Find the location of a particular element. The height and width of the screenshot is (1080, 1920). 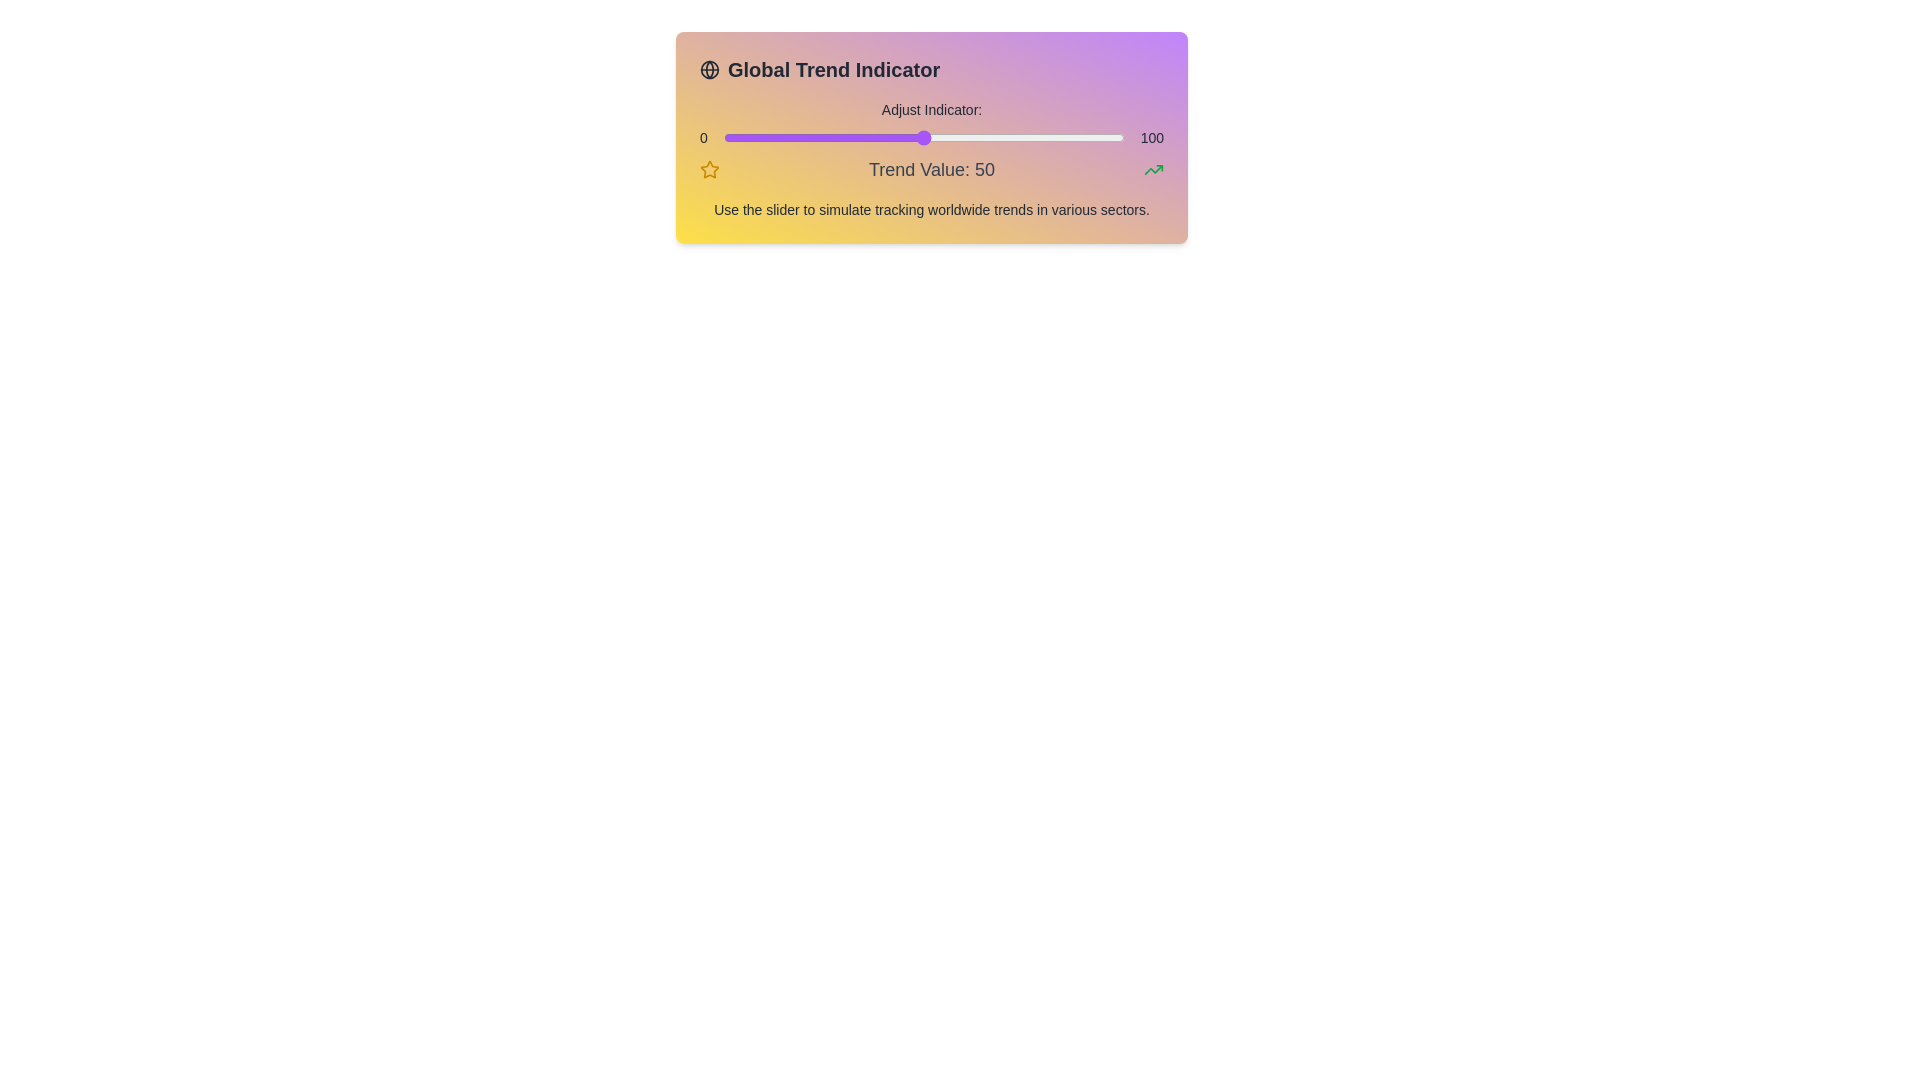

the slider to set the value to 91 is located at coordinates (1087, 137).